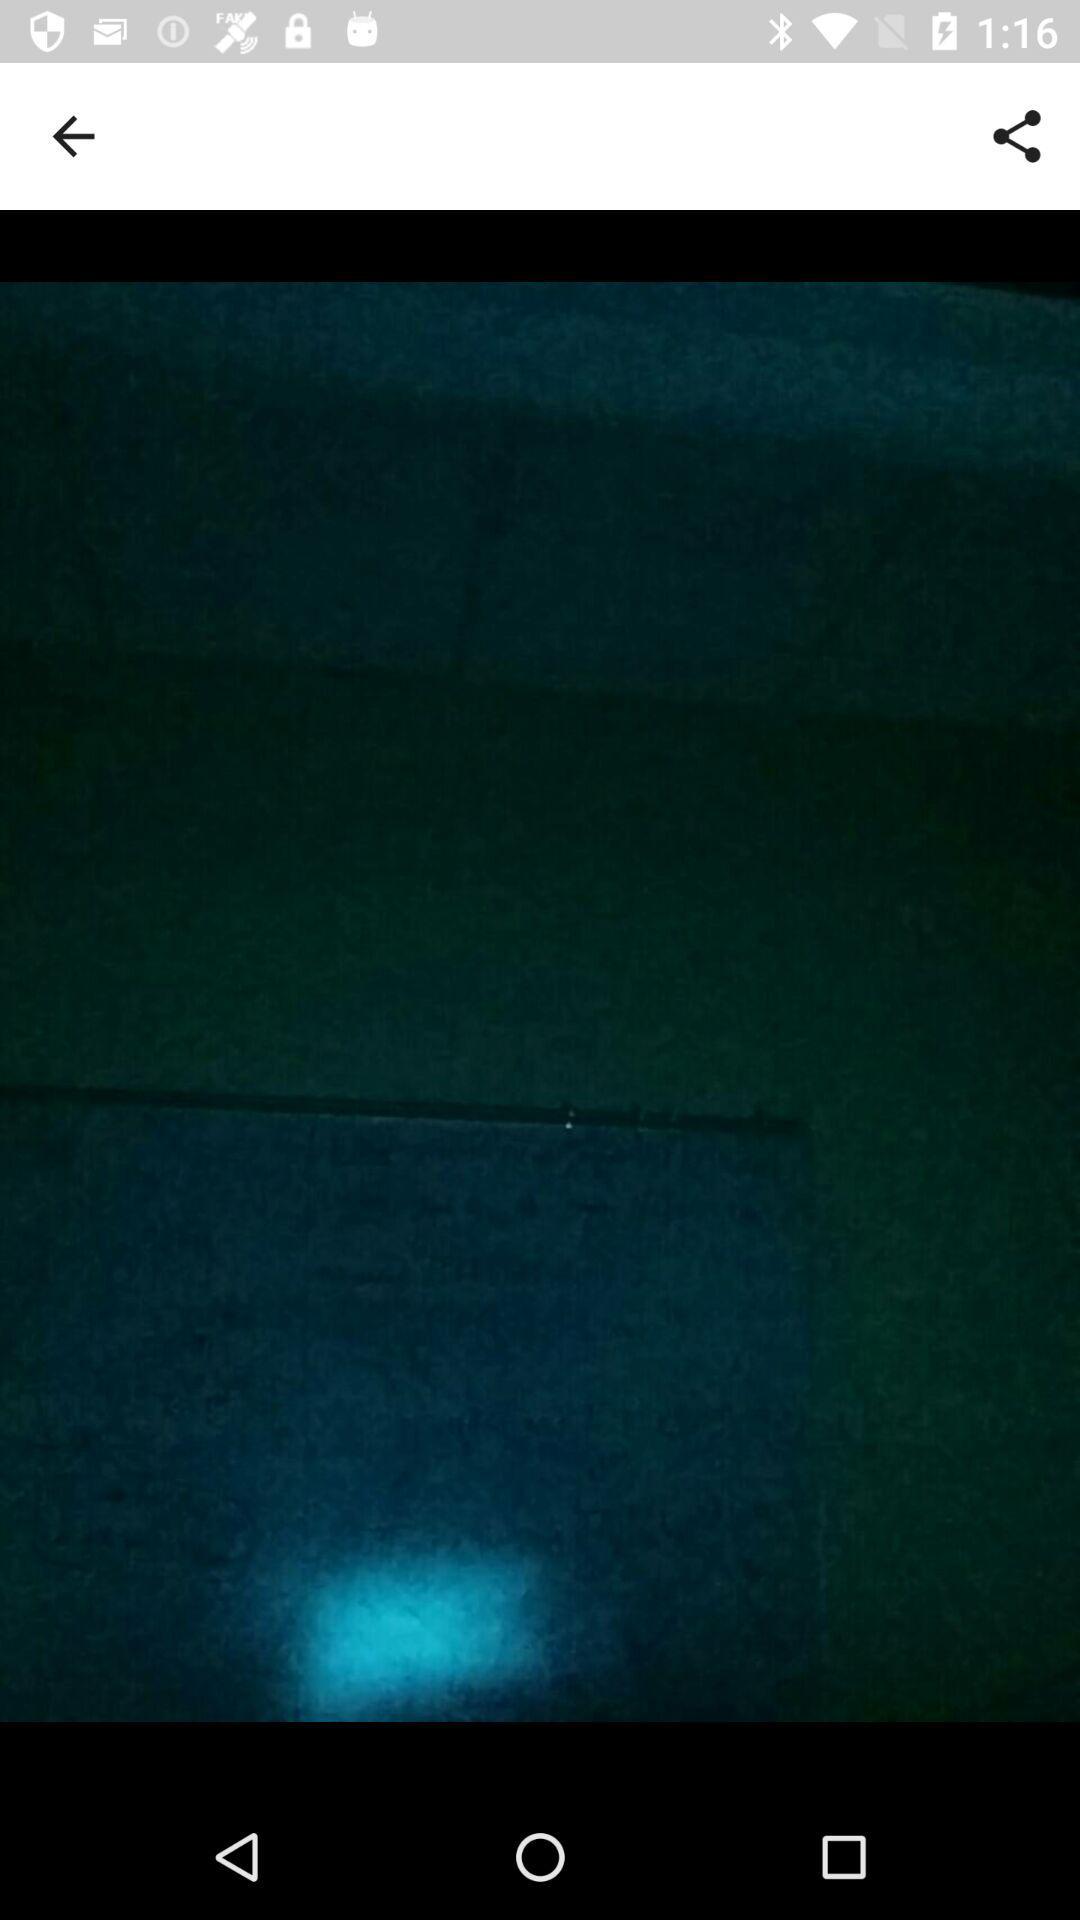  Describe the element at coordinates (72, 135) in the screenshot. I see `item at the top left corner` at that location.